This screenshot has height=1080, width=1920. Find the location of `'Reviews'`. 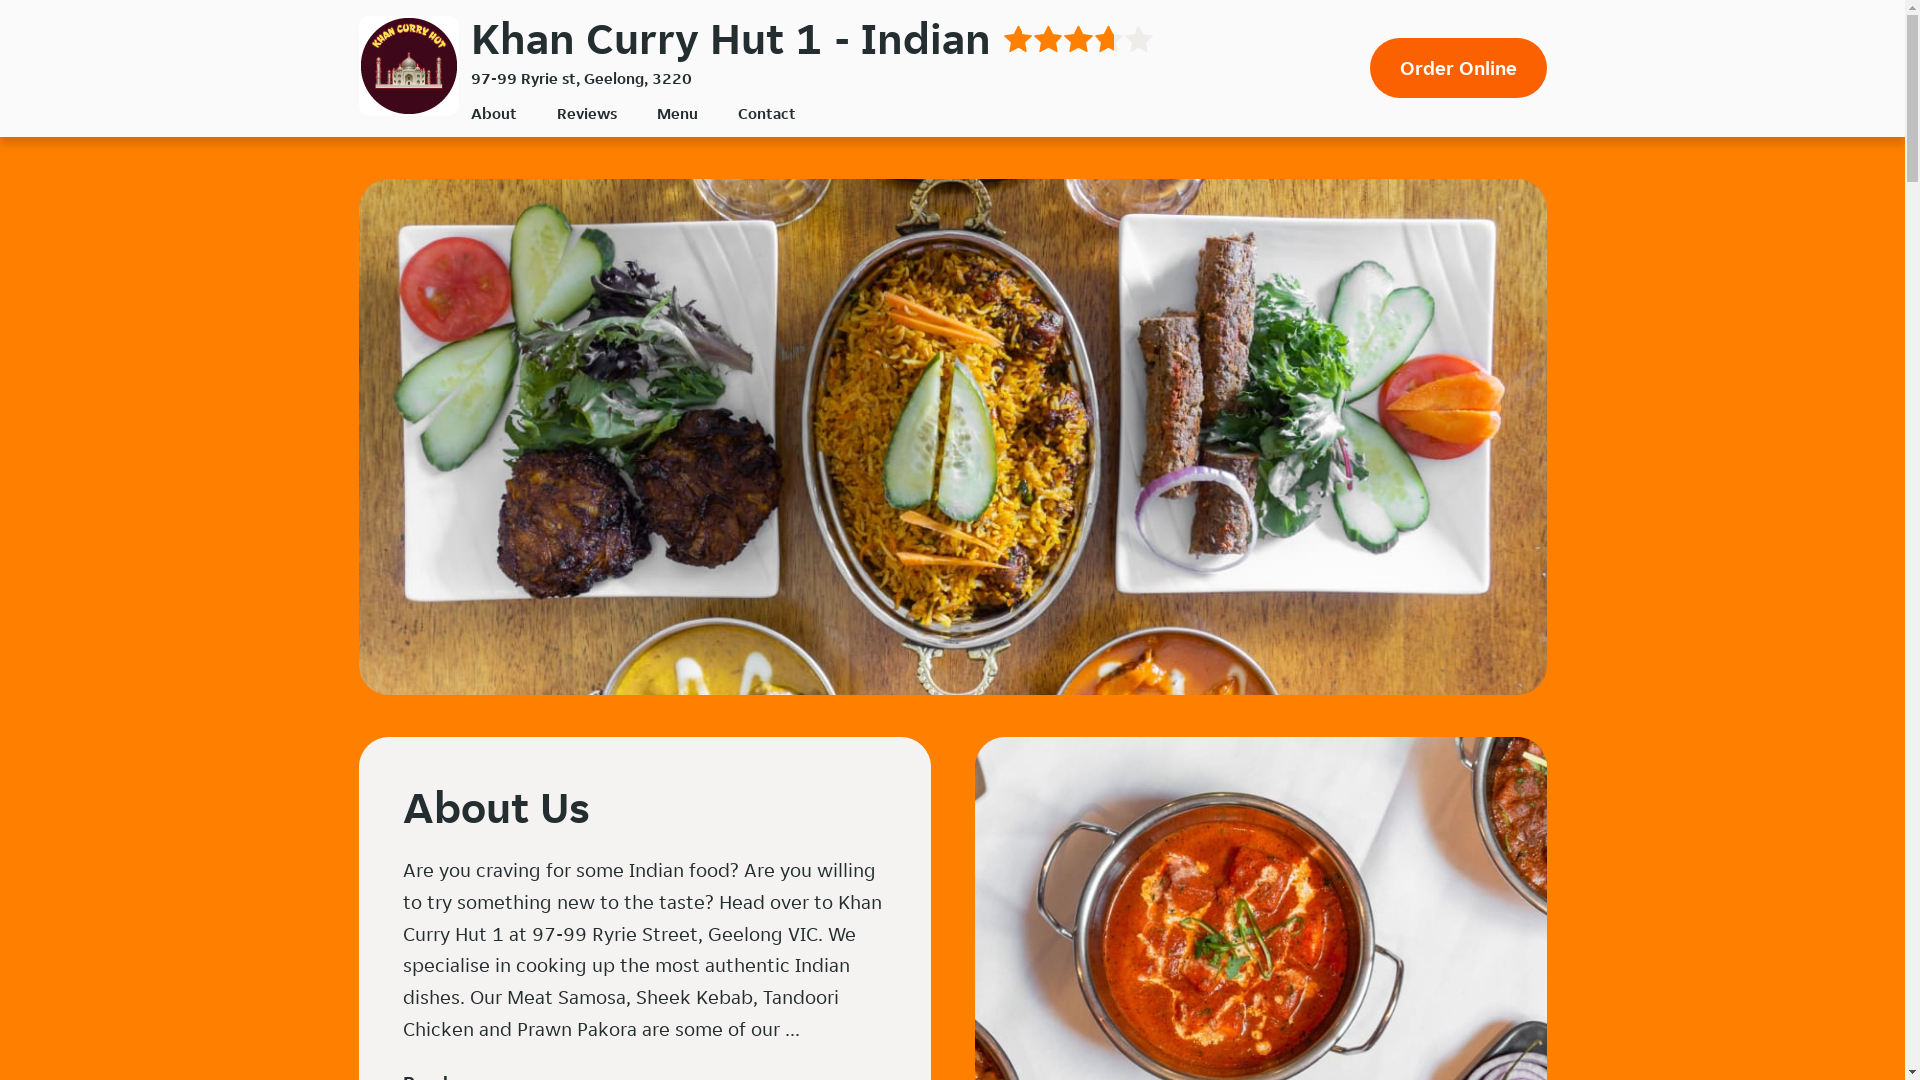

'Reviews' is located at coordinates (584, 113).